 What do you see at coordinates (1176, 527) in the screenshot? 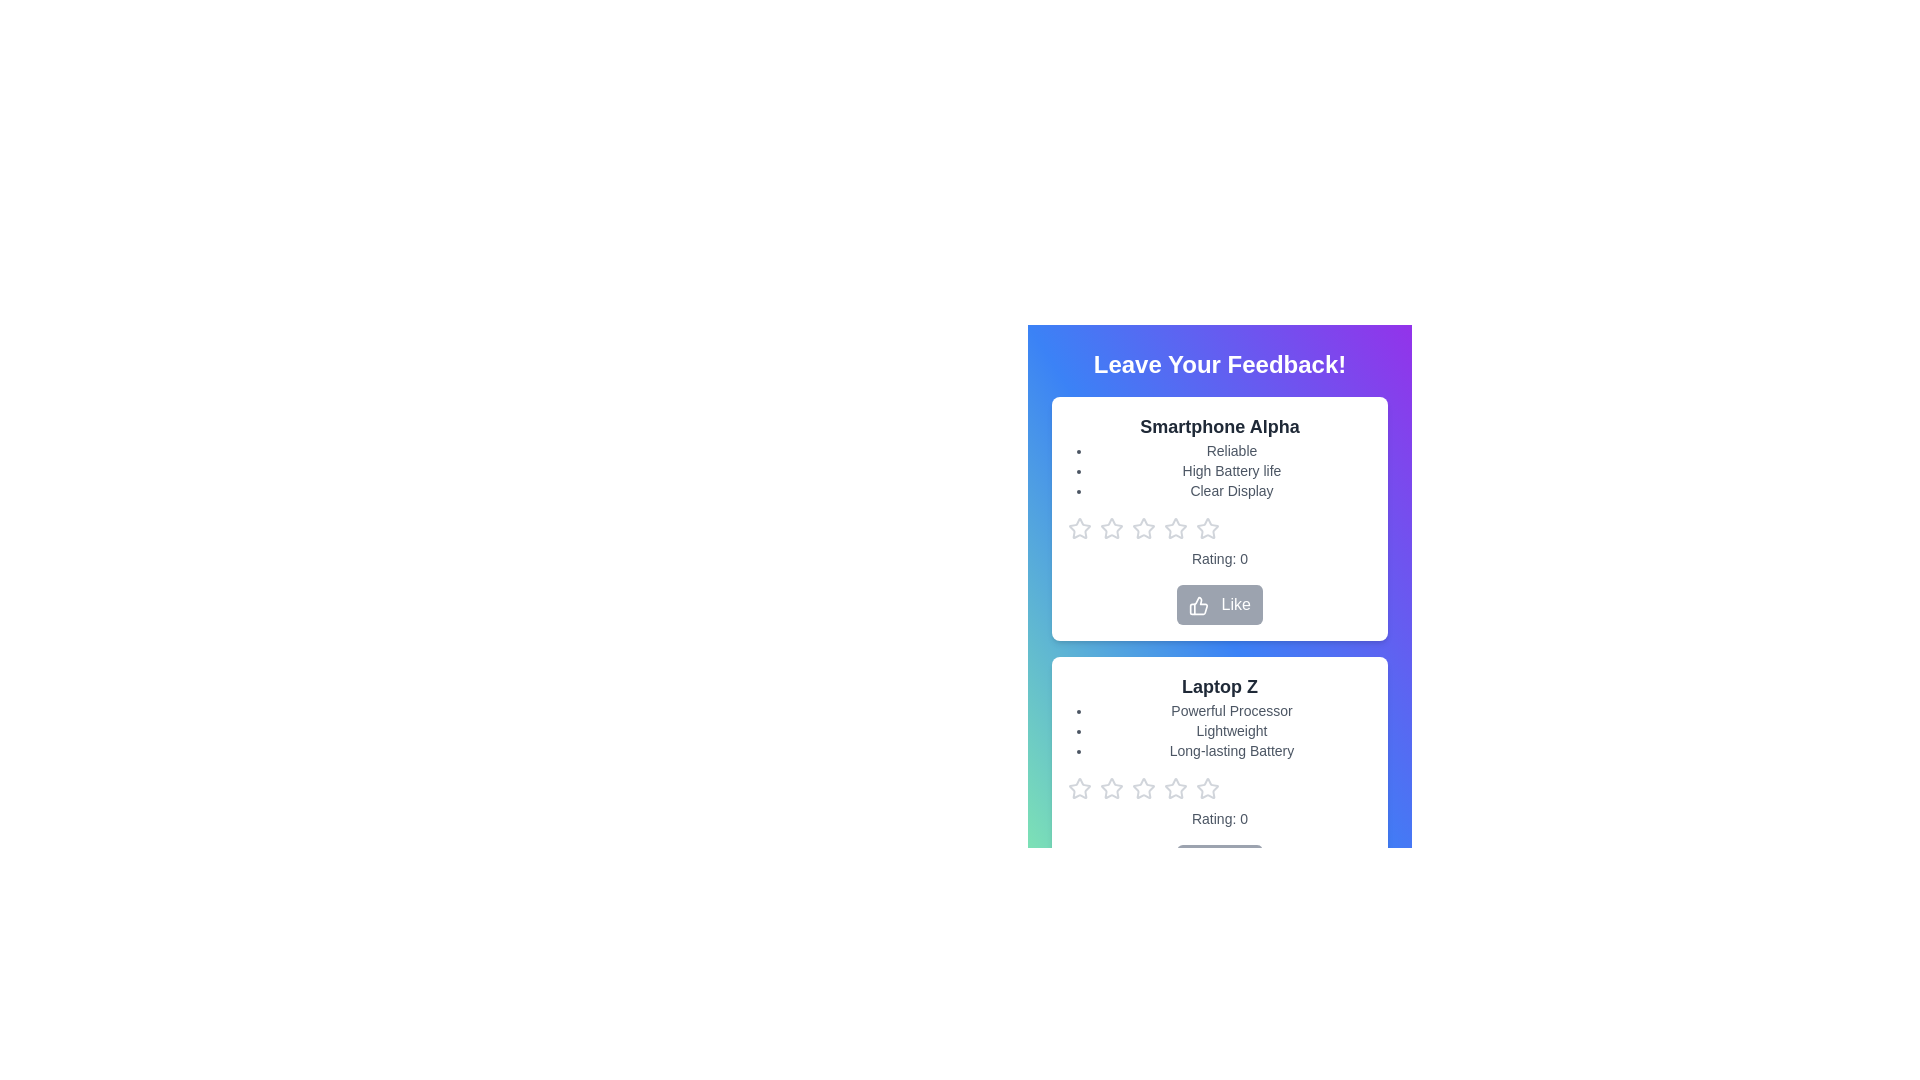
I see `the second star icon in the ratings interface below 'Smartphone Alpha' to set a rating of 2` at bounding box center [1176, 527].